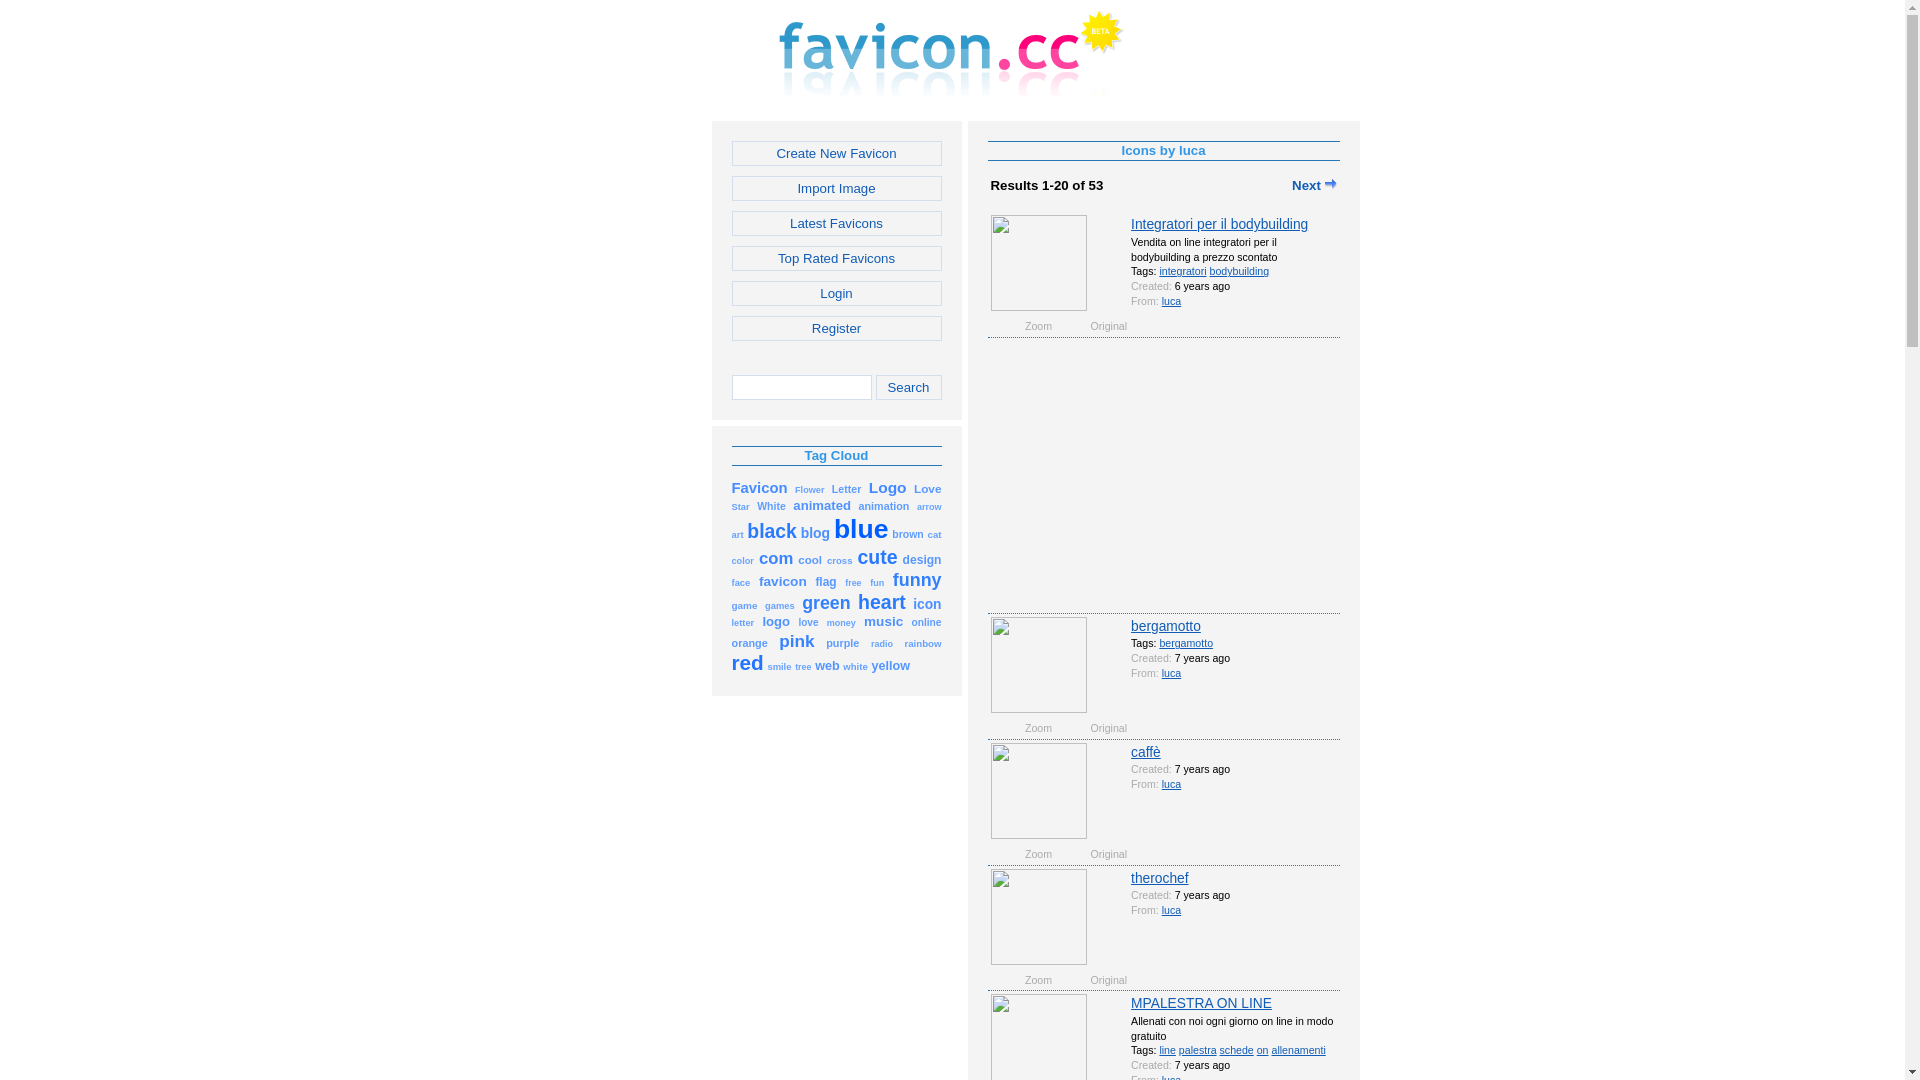  I want to click on 'MPALESTRA ON LINE', so click(1131, 1002).